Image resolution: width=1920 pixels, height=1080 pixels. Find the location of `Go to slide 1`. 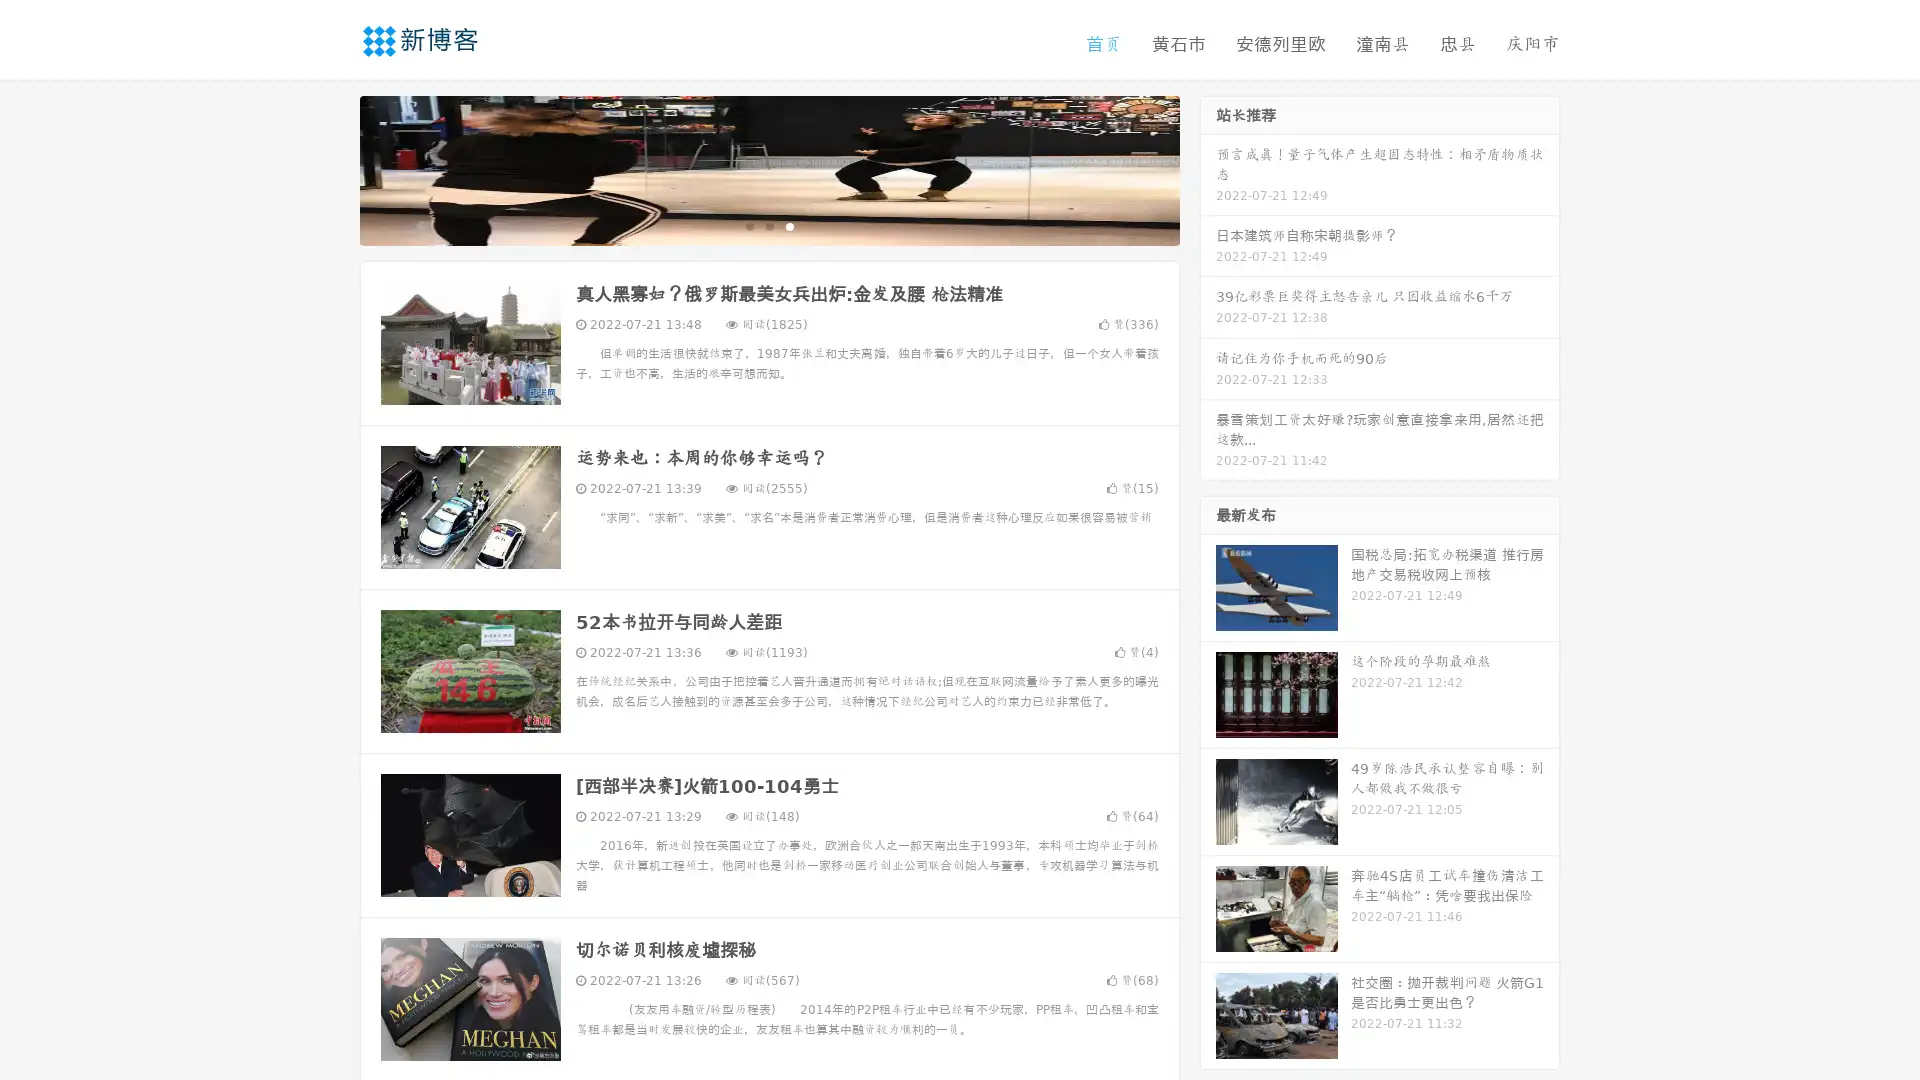

Go to slide 1 is located at coordinates (748, 225).